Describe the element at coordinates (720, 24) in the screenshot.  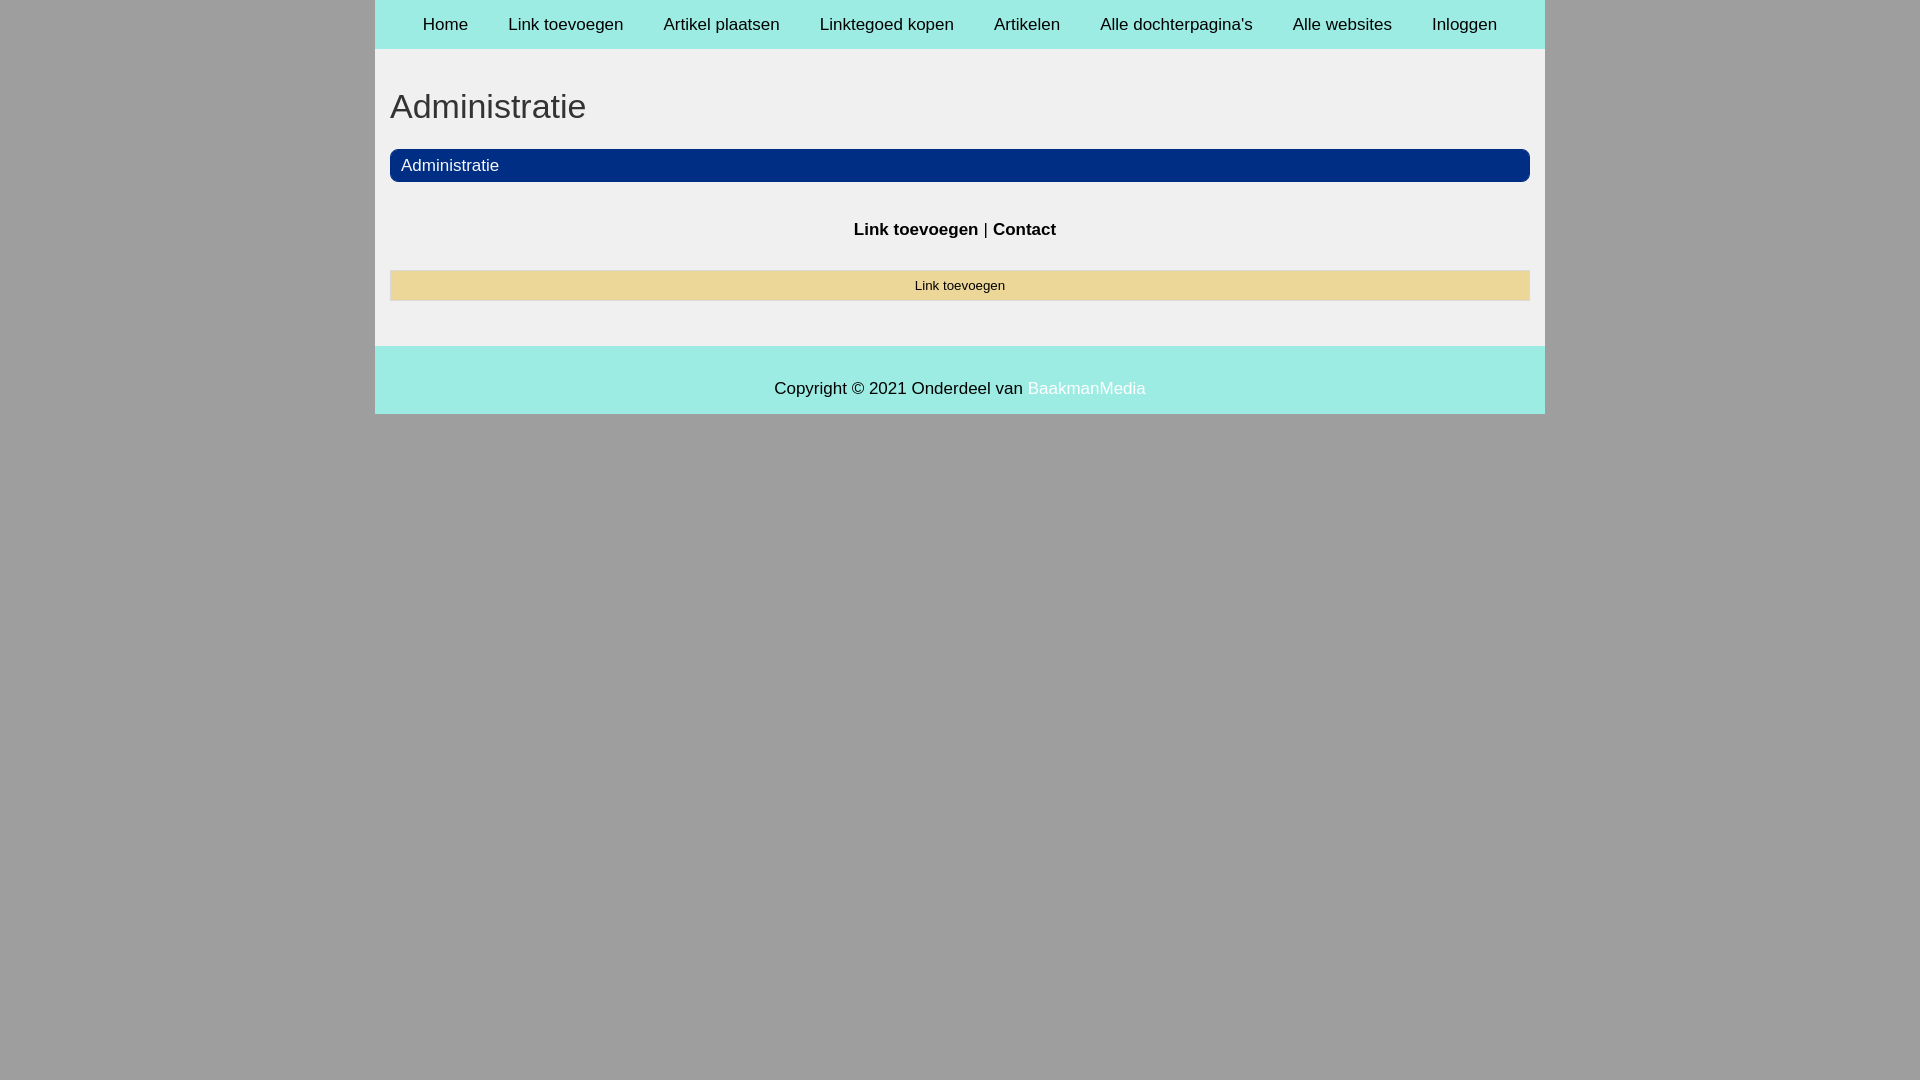
I see `'Artikel plaatsen'` at that location.